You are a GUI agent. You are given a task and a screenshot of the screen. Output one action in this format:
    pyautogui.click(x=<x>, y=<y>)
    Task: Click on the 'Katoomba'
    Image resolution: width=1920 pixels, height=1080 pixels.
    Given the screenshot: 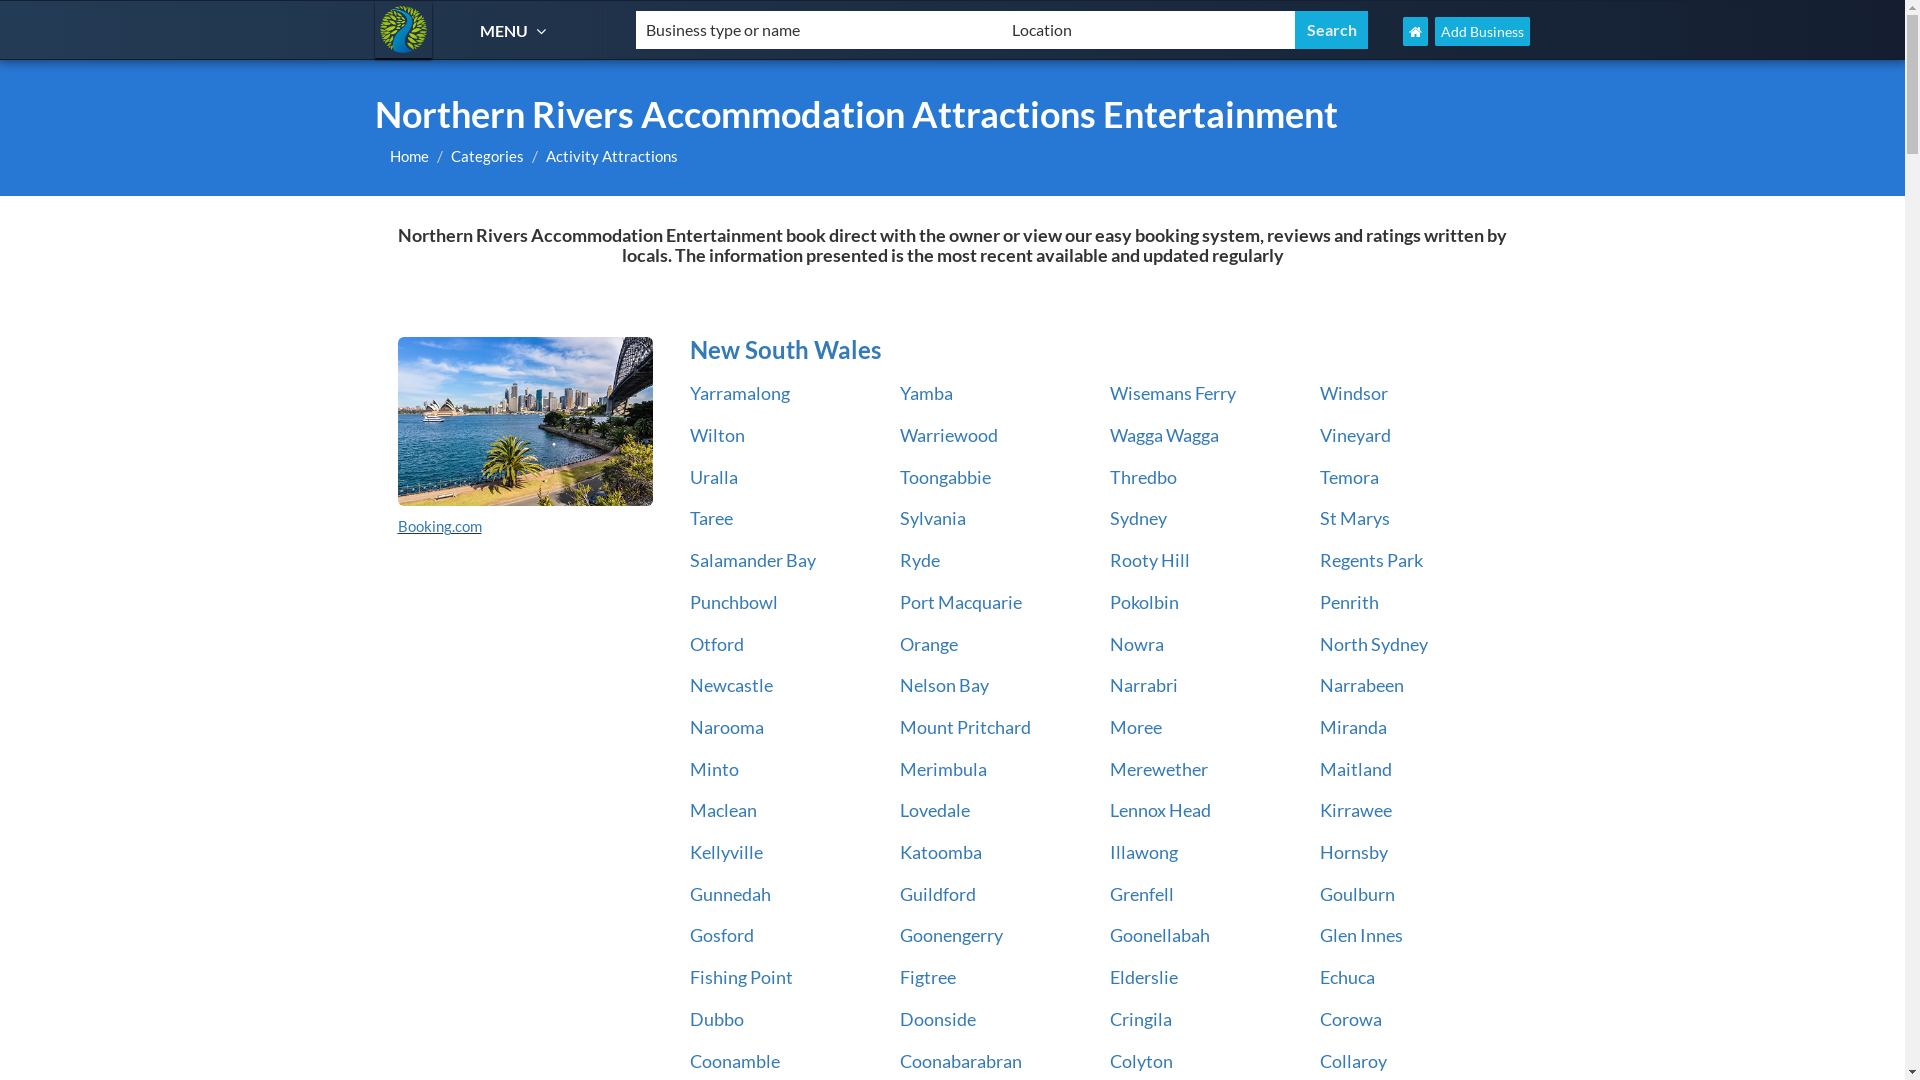 What is the action you would take?
    pyautogui.click(x=939, y=852)
    